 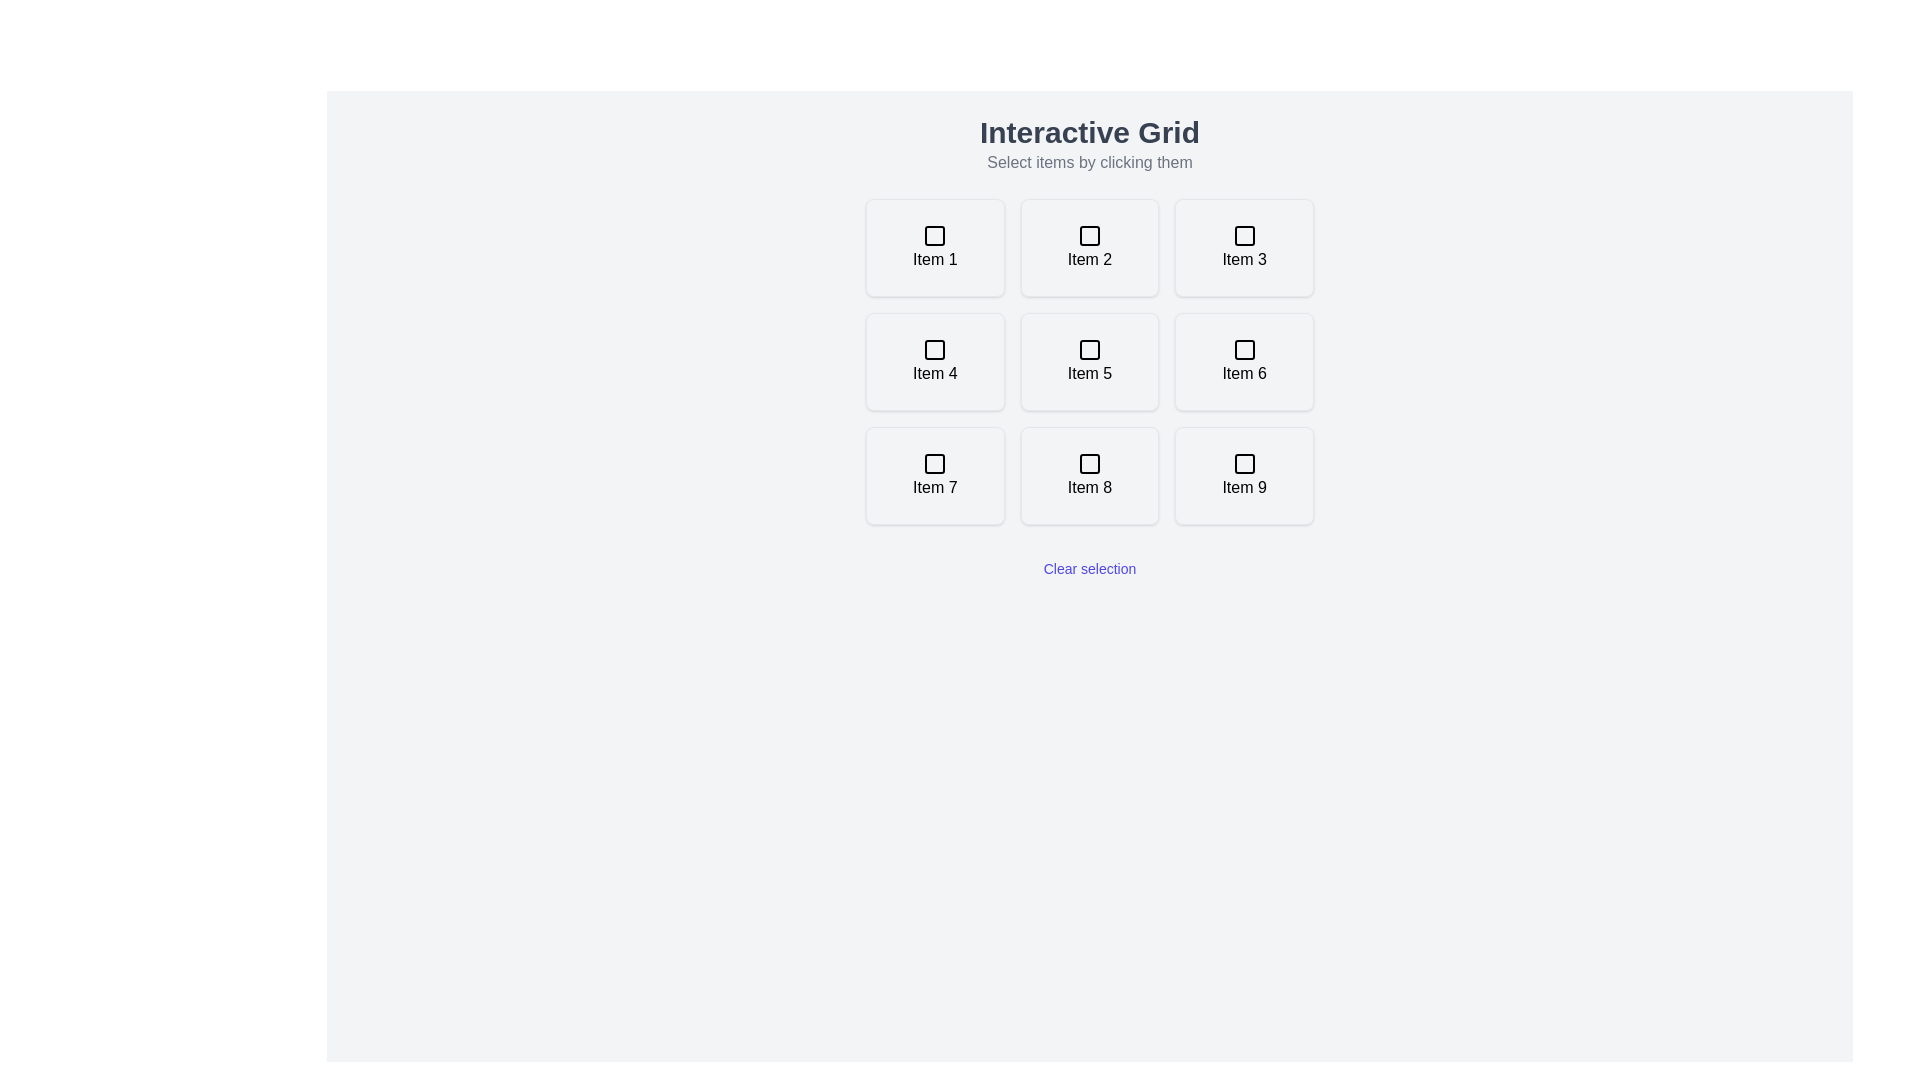 I want to click on the text element displaying 'Select items by clicking them', which is styled in a smaller, lighter gray font and located directly below the title 'Interactive Grid', so click(x=1088, y=161).